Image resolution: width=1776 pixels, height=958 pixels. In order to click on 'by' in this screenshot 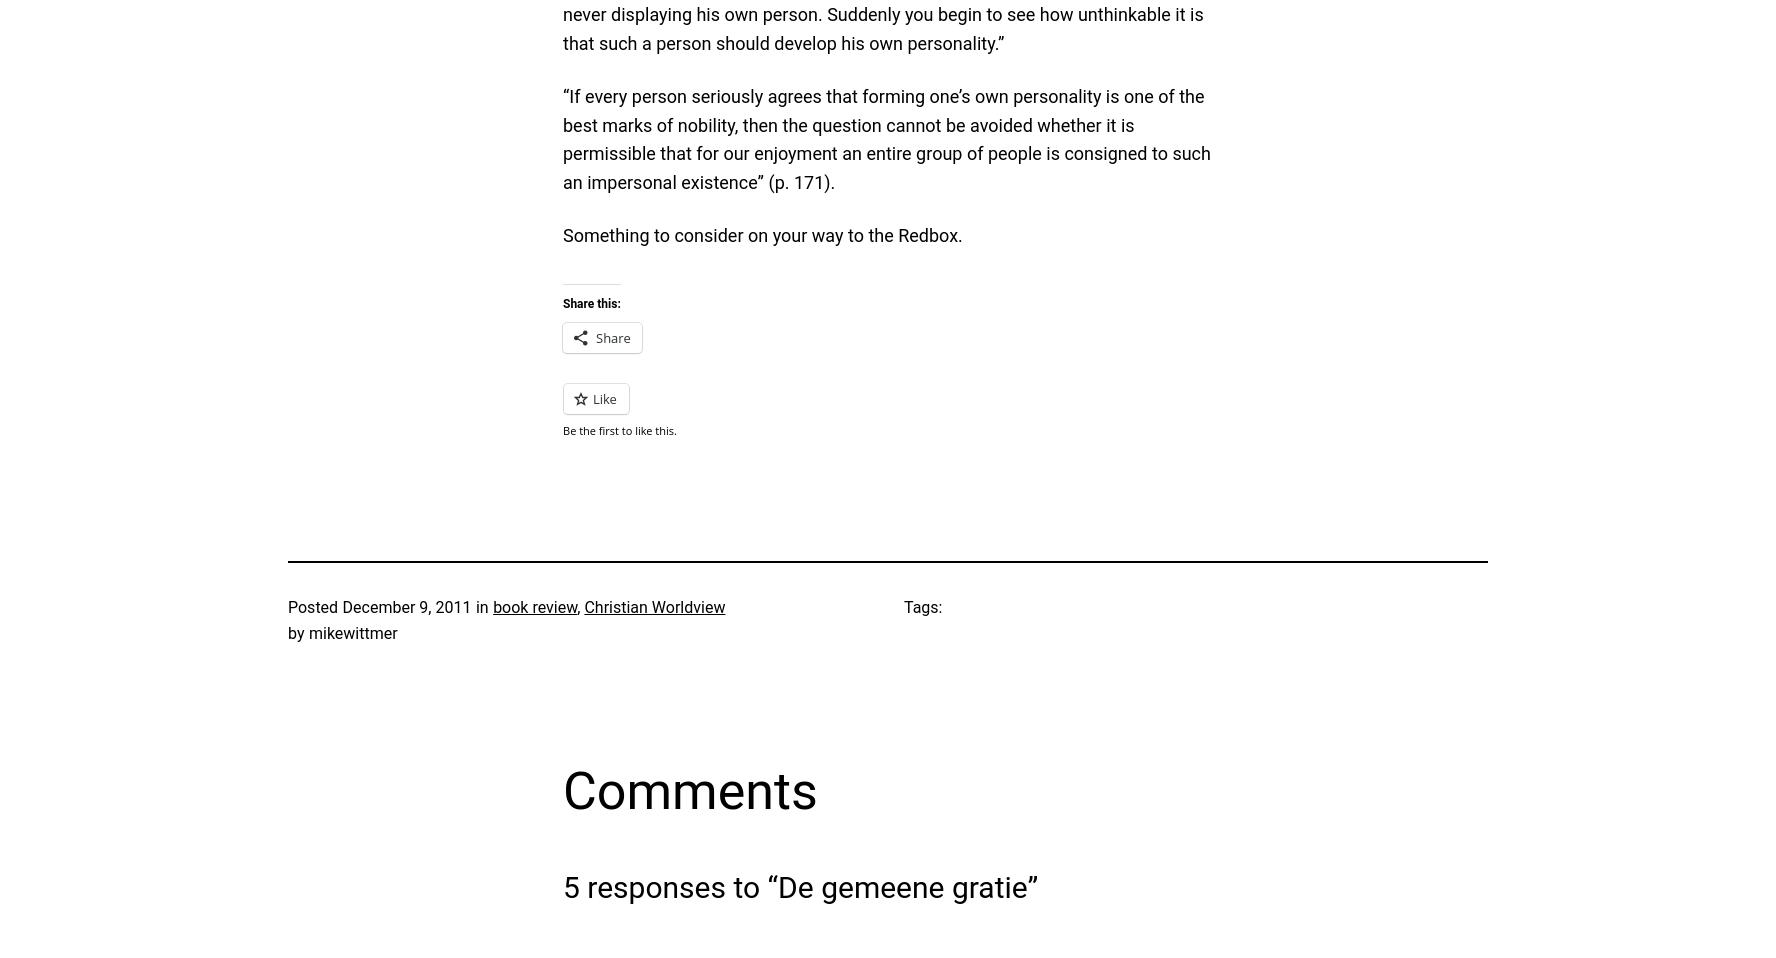, I will do `click(288, 632)`.